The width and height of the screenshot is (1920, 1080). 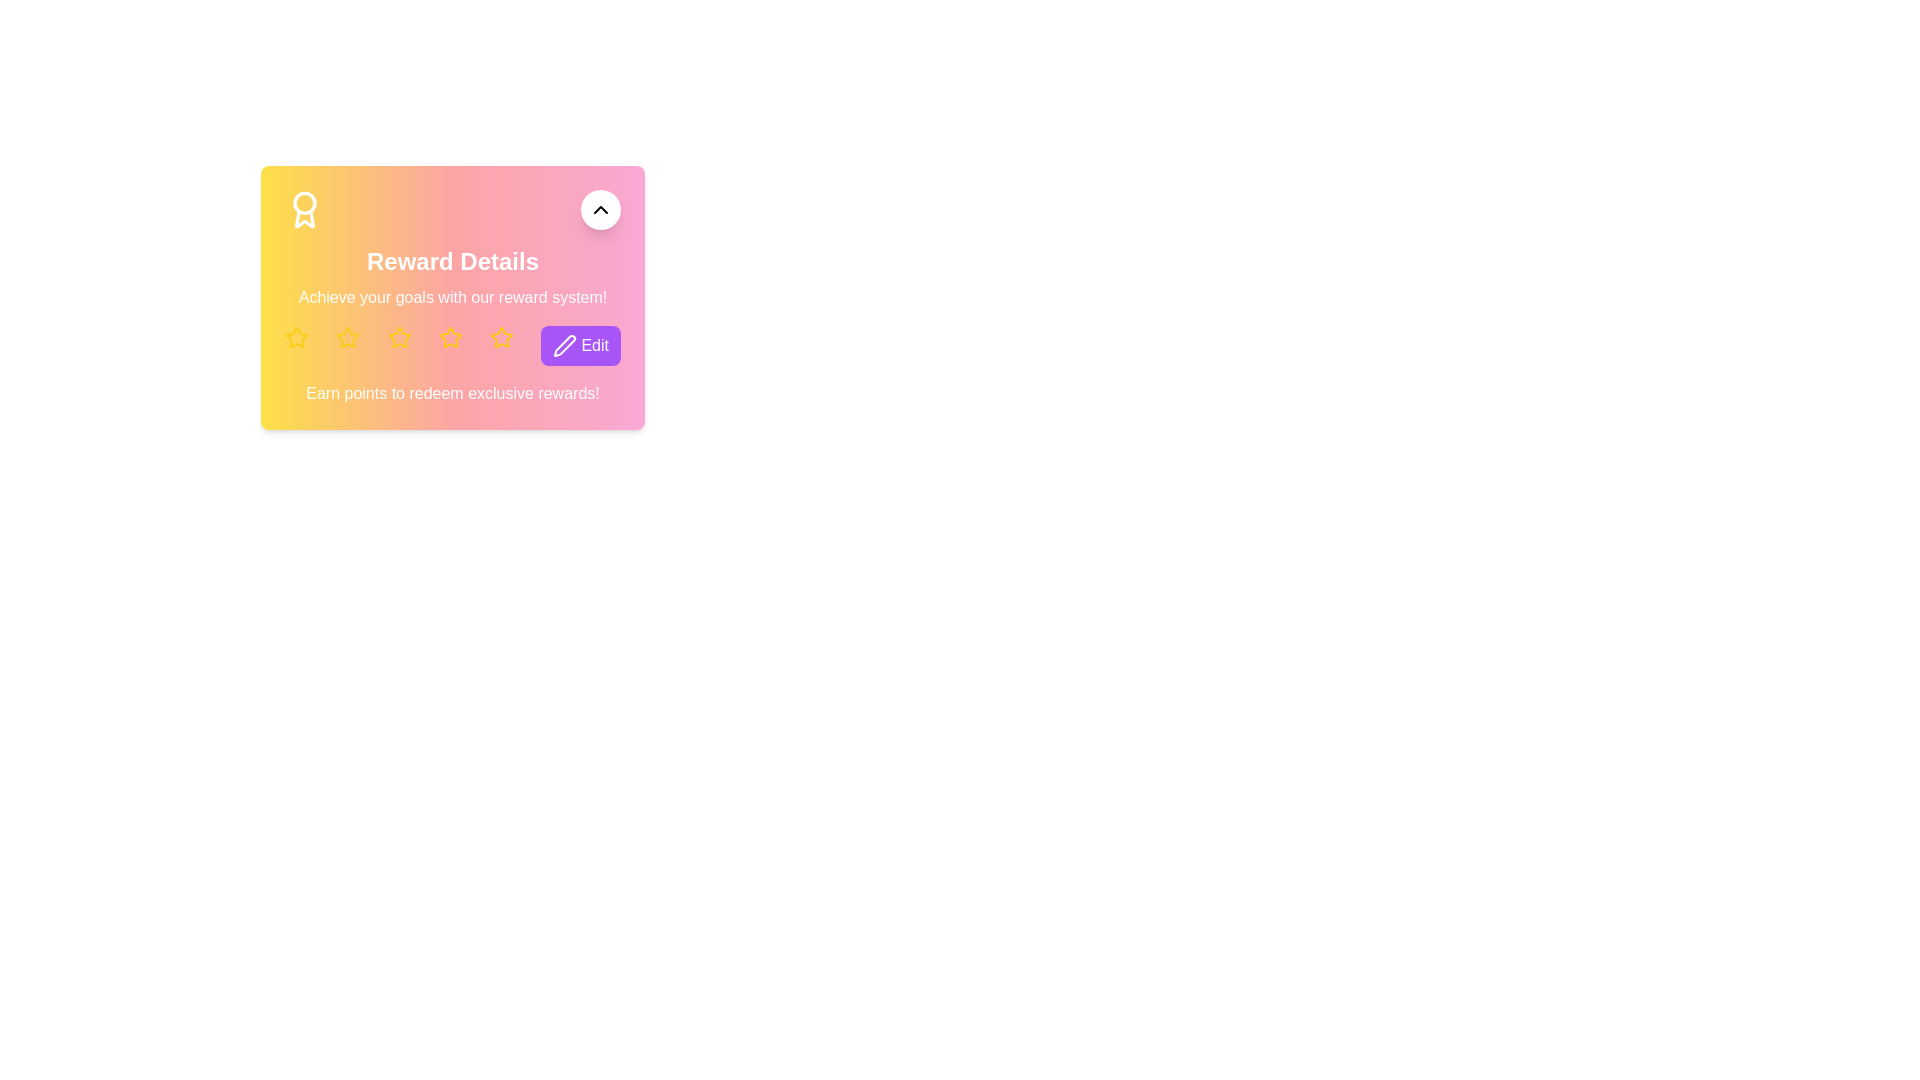 What do you see at coordinates (449, 336) in the screenshot?
I see `the fourth star icon in the user rating system within the 'Reward Details' card` at bounding box center [449, 336].